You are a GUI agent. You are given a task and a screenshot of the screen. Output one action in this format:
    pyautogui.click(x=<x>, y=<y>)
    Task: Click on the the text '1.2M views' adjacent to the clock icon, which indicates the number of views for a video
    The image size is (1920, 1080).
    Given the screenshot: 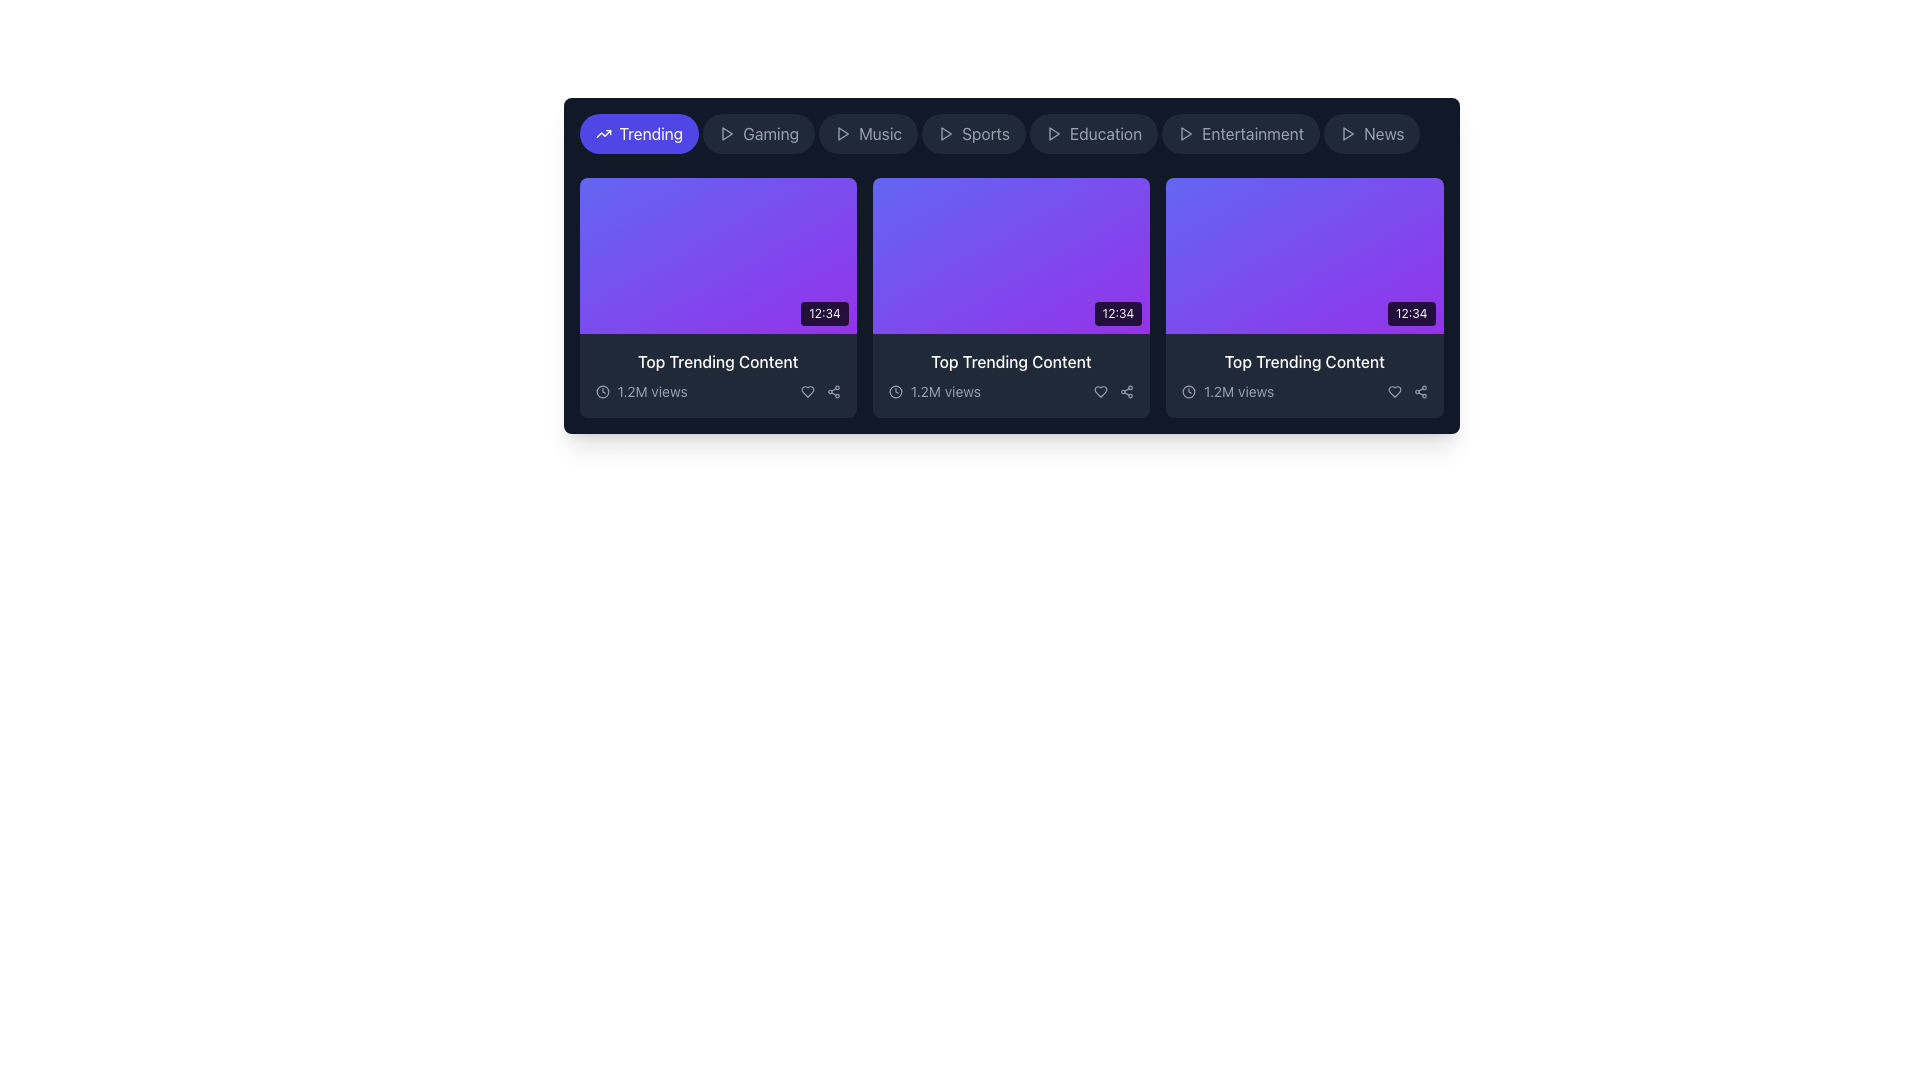 What is the action you would take?
    pyautogui.click(x=1227, y=392)
    